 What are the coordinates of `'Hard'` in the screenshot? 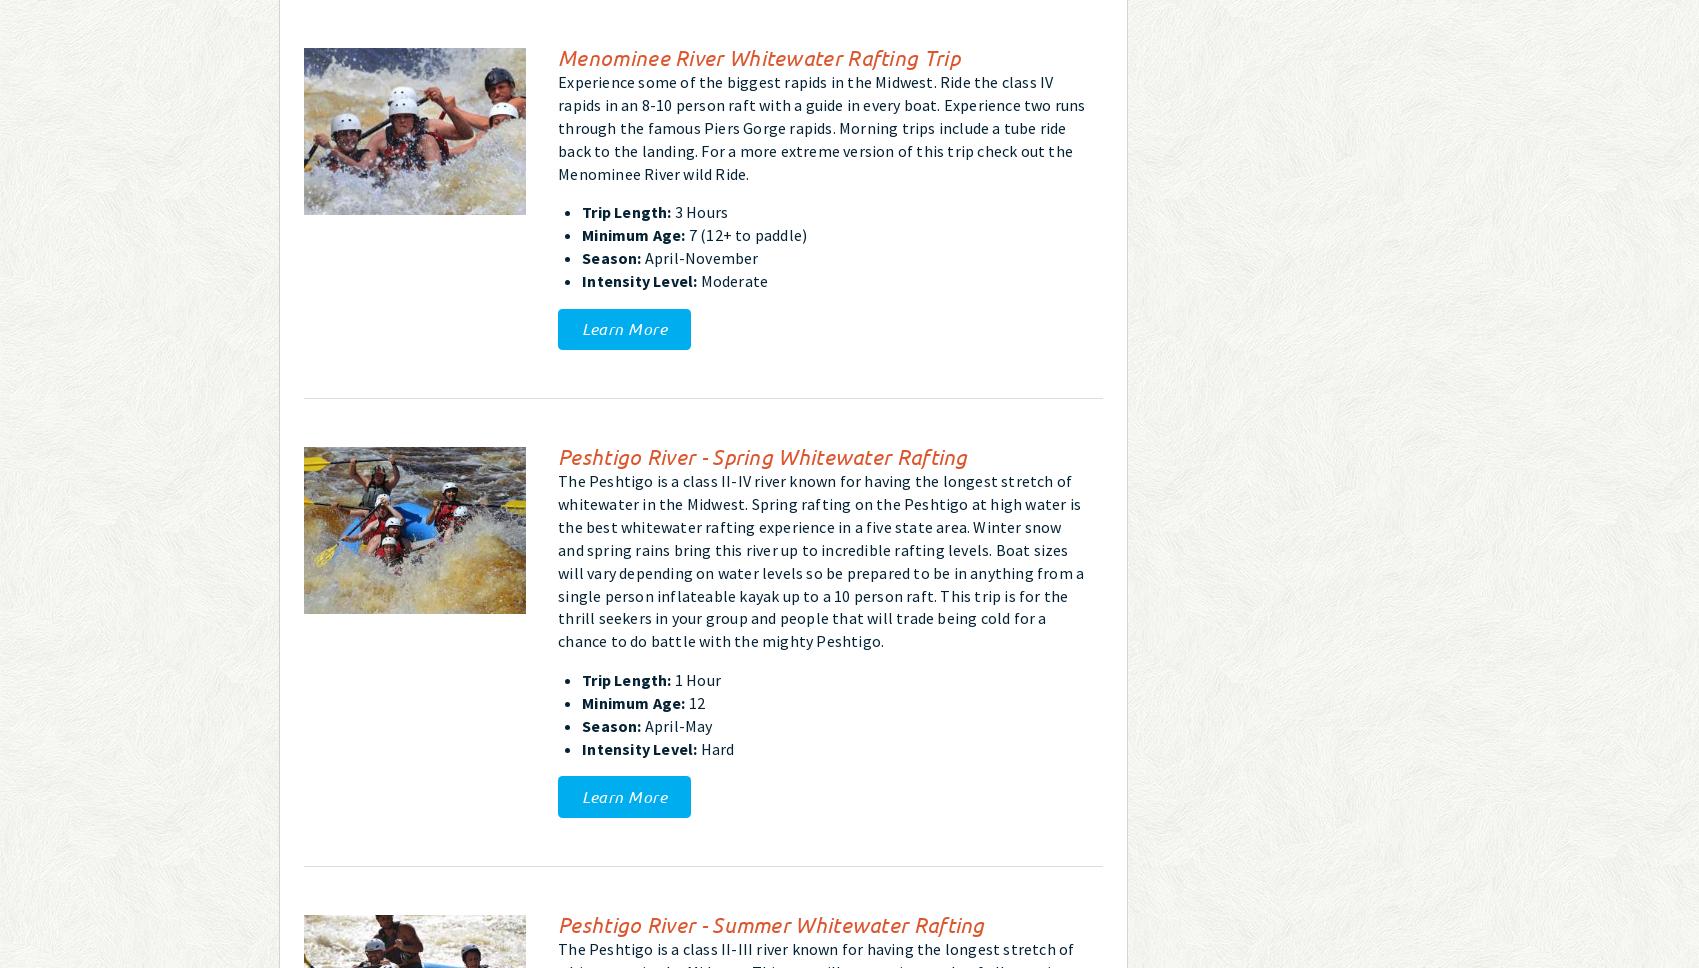 It's located at (695, 747).